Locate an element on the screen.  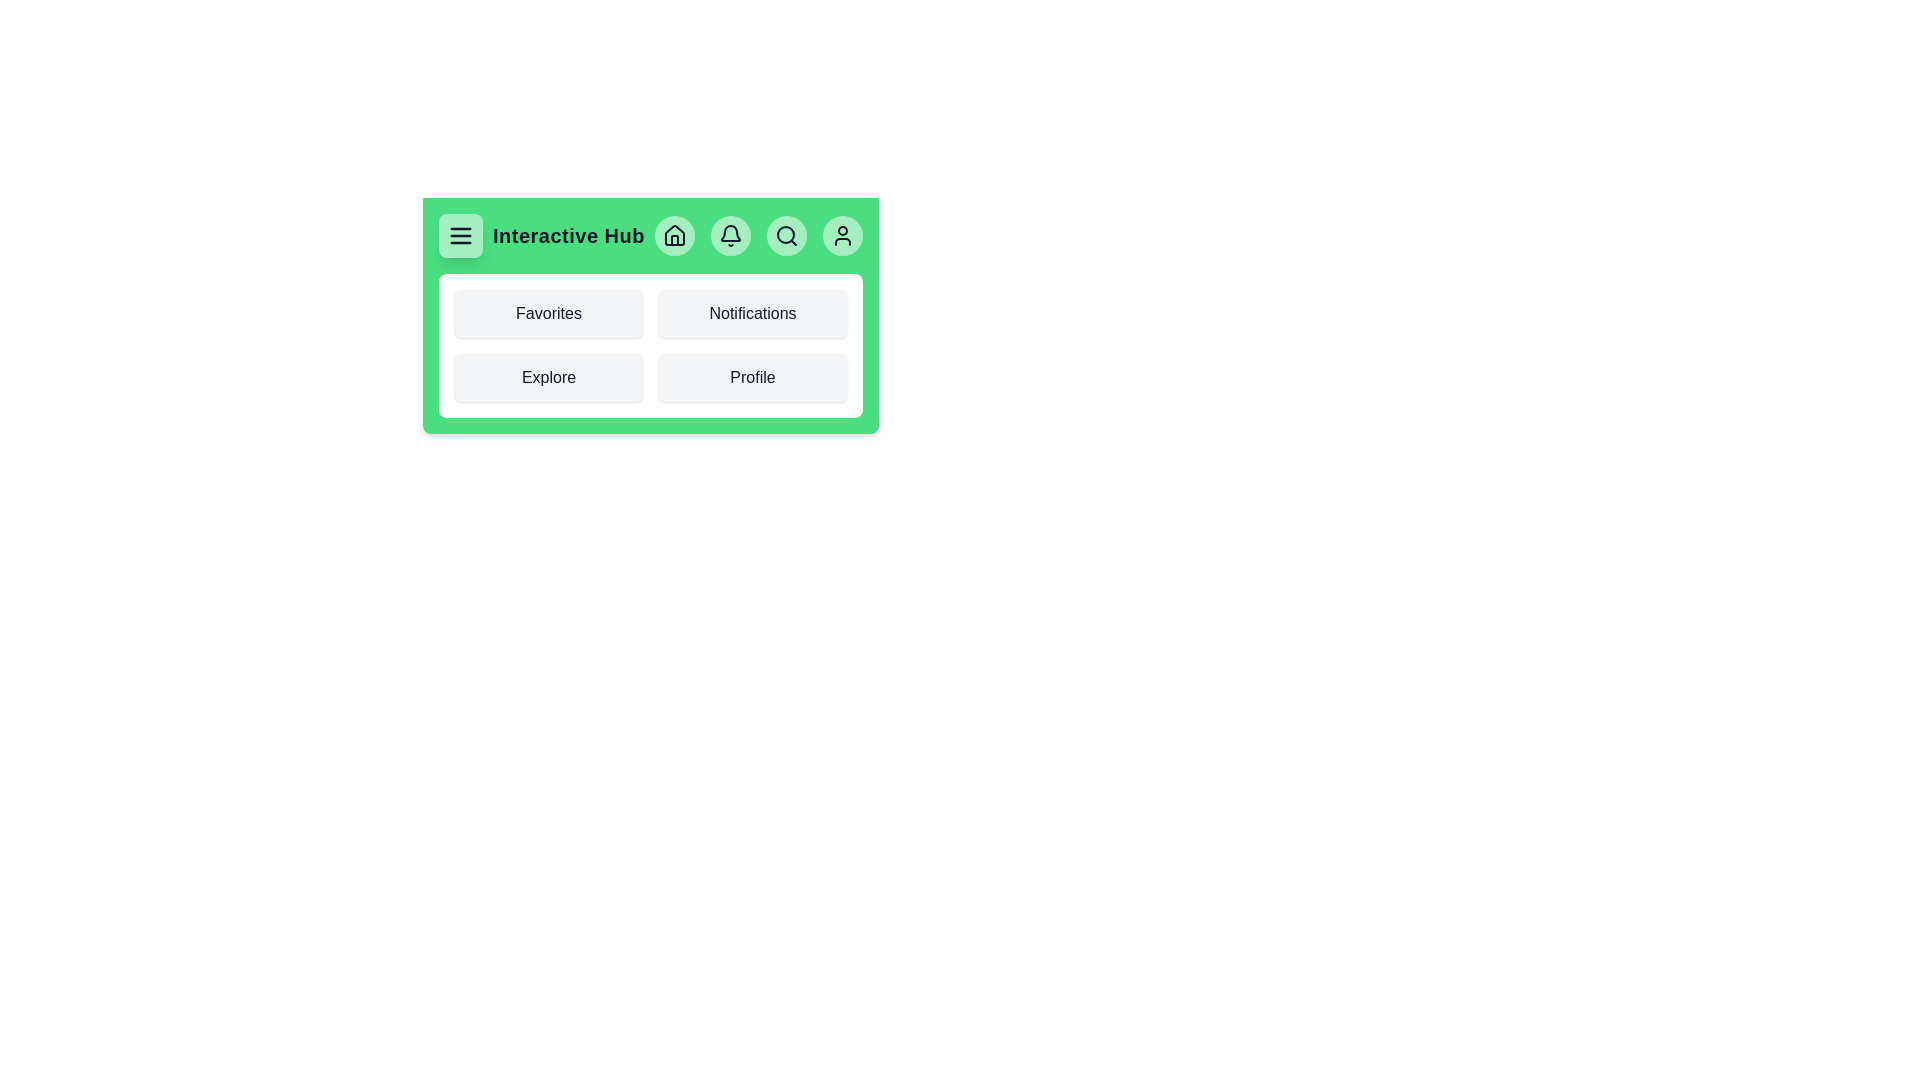
menu button to toggle the menu visibility is located at coordinates (459, 234).